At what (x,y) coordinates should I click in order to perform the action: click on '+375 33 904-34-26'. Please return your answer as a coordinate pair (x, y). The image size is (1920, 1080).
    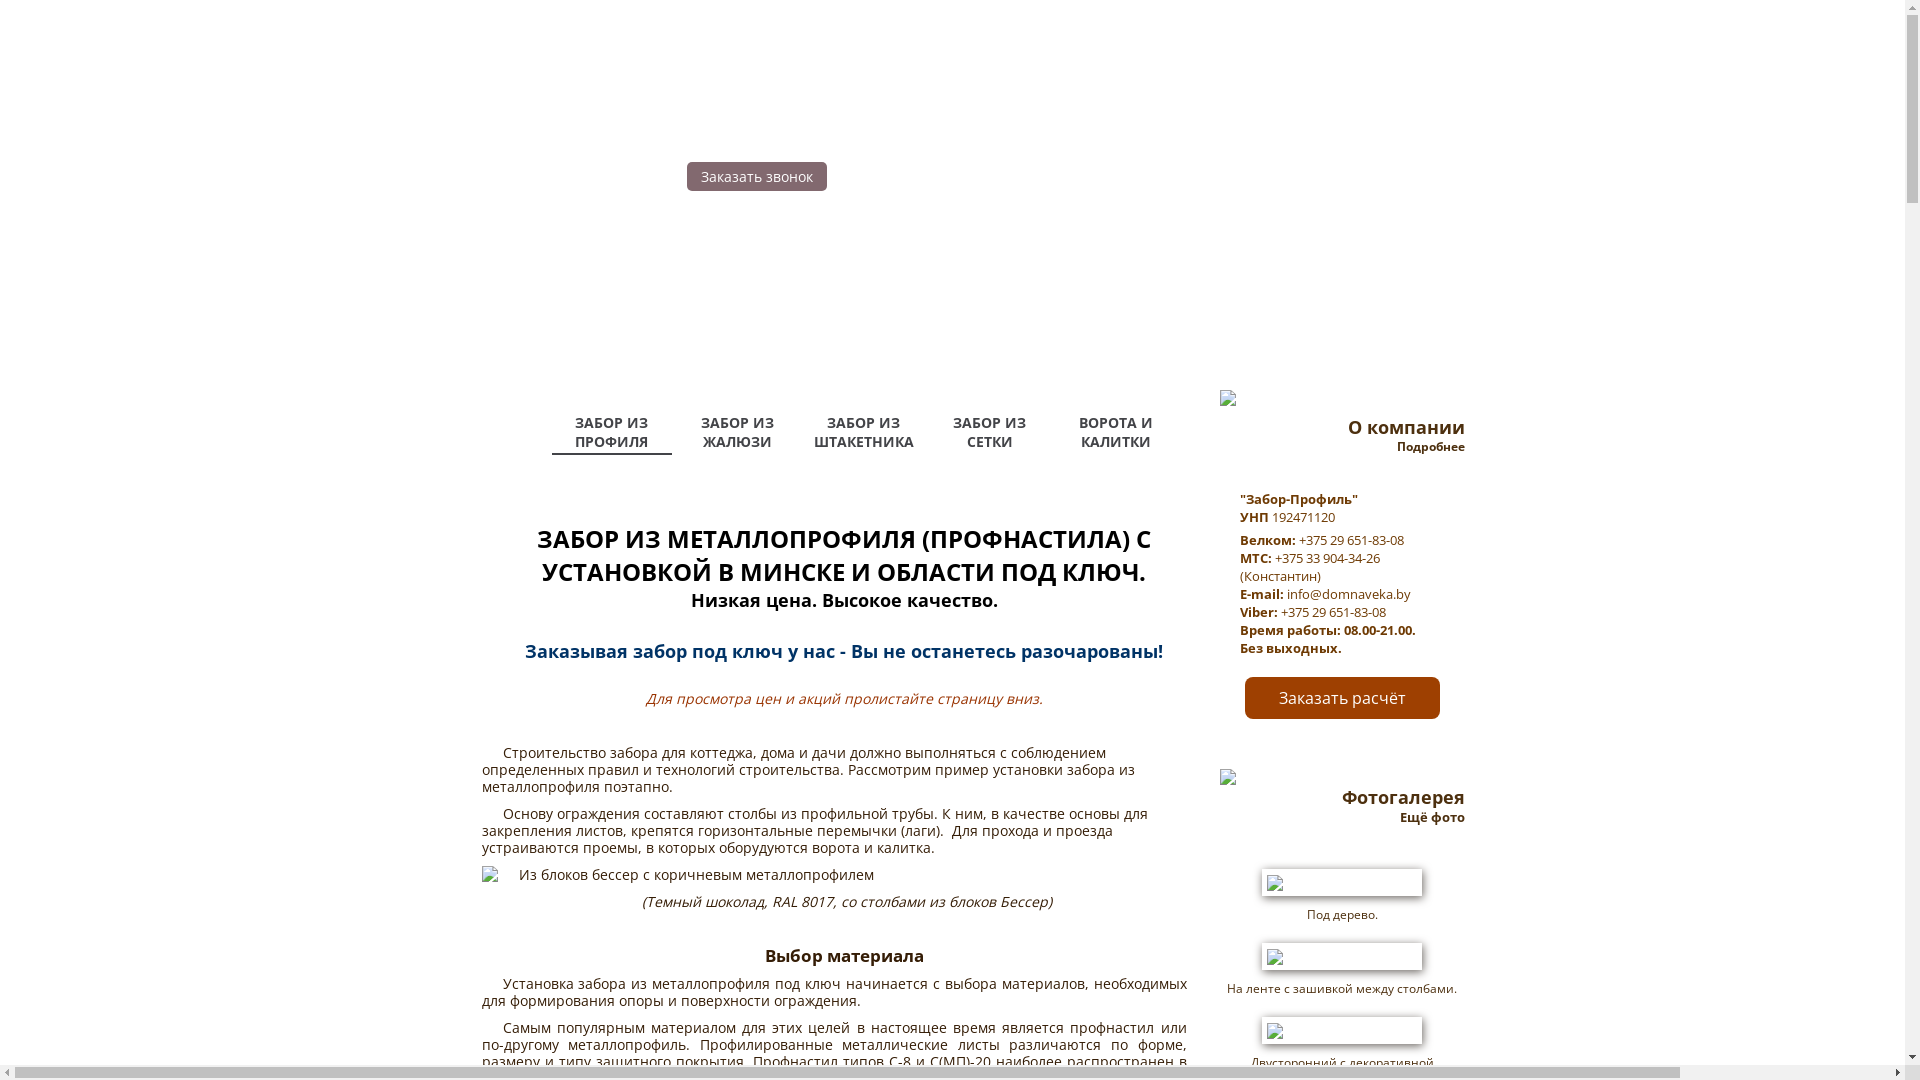
    Looking at the image, I should click on (1326, 558).